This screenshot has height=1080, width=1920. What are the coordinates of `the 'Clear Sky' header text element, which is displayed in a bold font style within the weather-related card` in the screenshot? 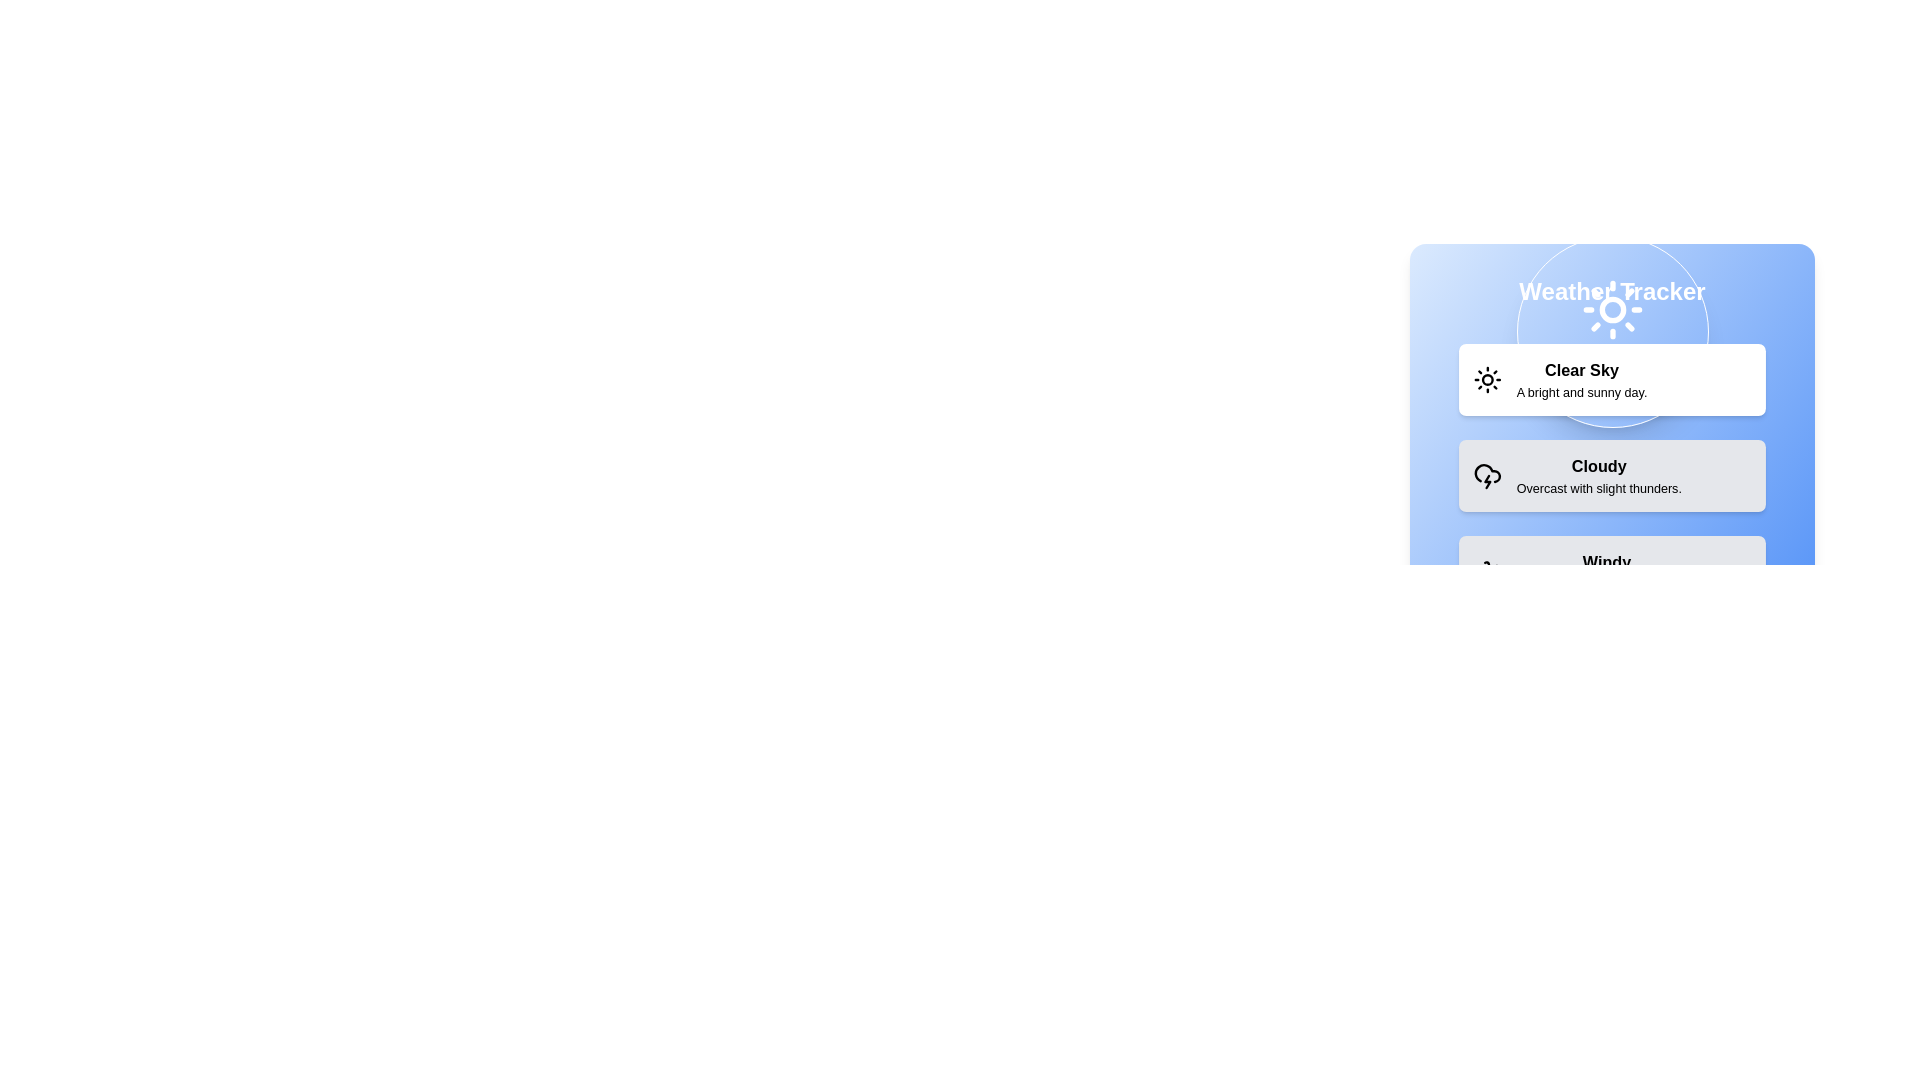 It's located at (1581, 370).